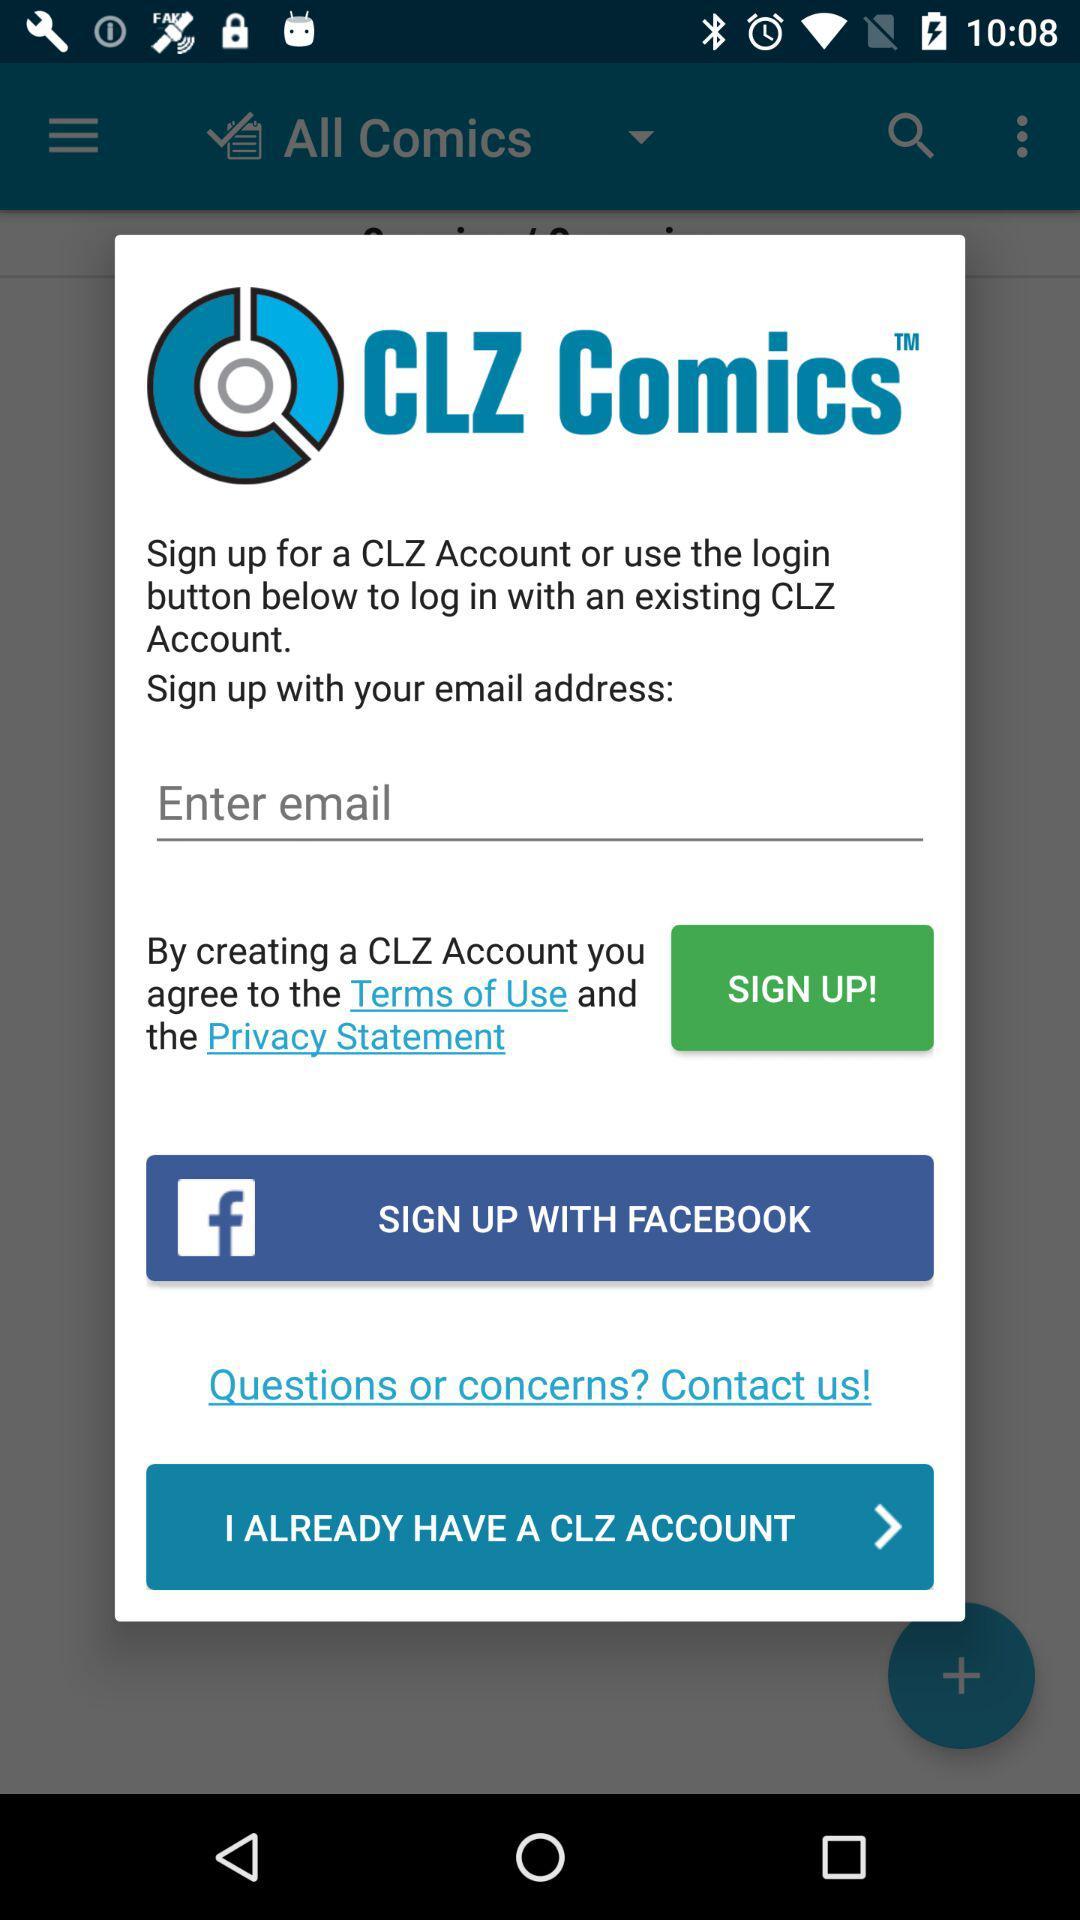  What do you see at coordinates (540, 802) in the screenshot?
I see `the icon above by creating a` at bounding box center [540, 802].